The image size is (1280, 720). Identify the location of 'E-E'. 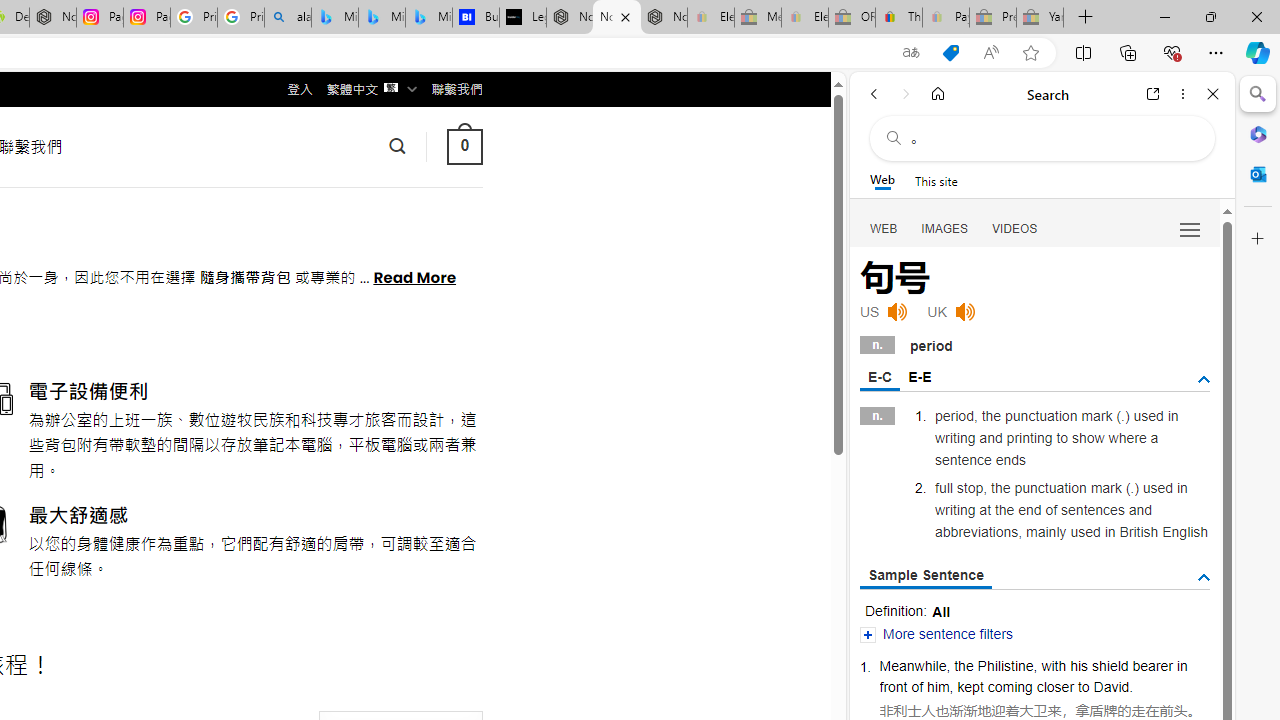
(918, 376).